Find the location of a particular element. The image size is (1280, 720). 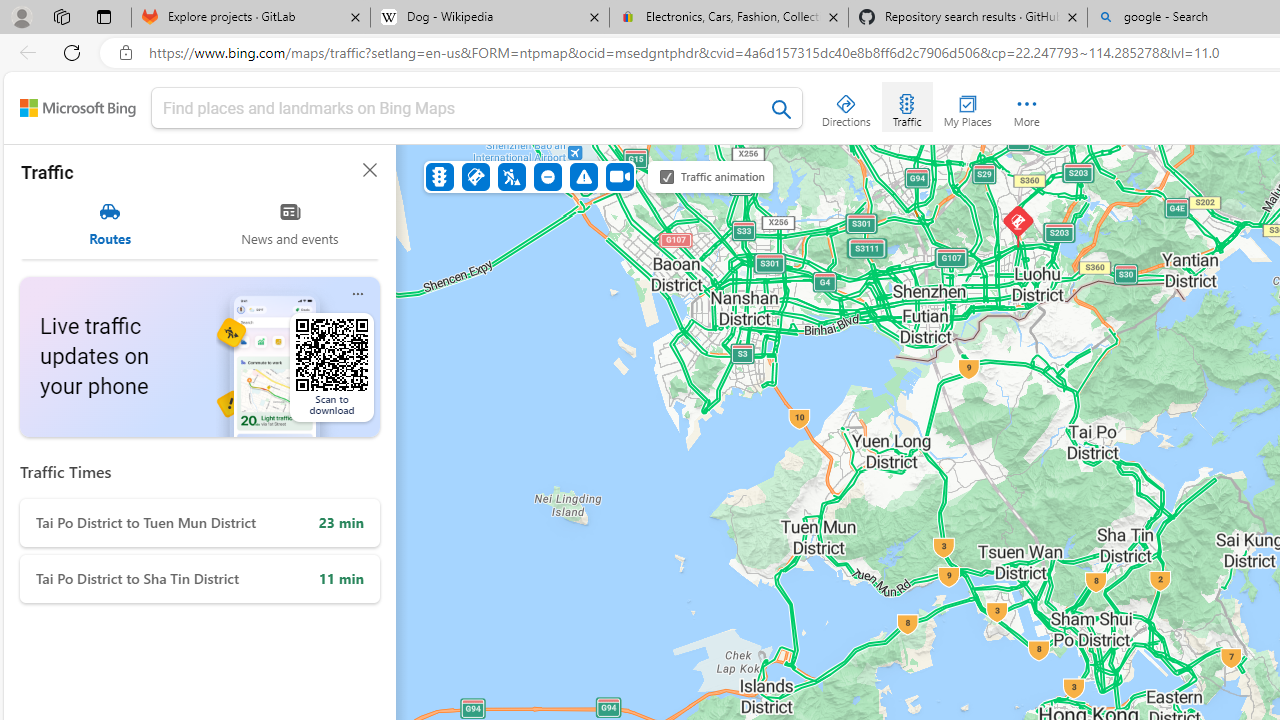

'Class: sbElement' is located at coordinates (78, 108).